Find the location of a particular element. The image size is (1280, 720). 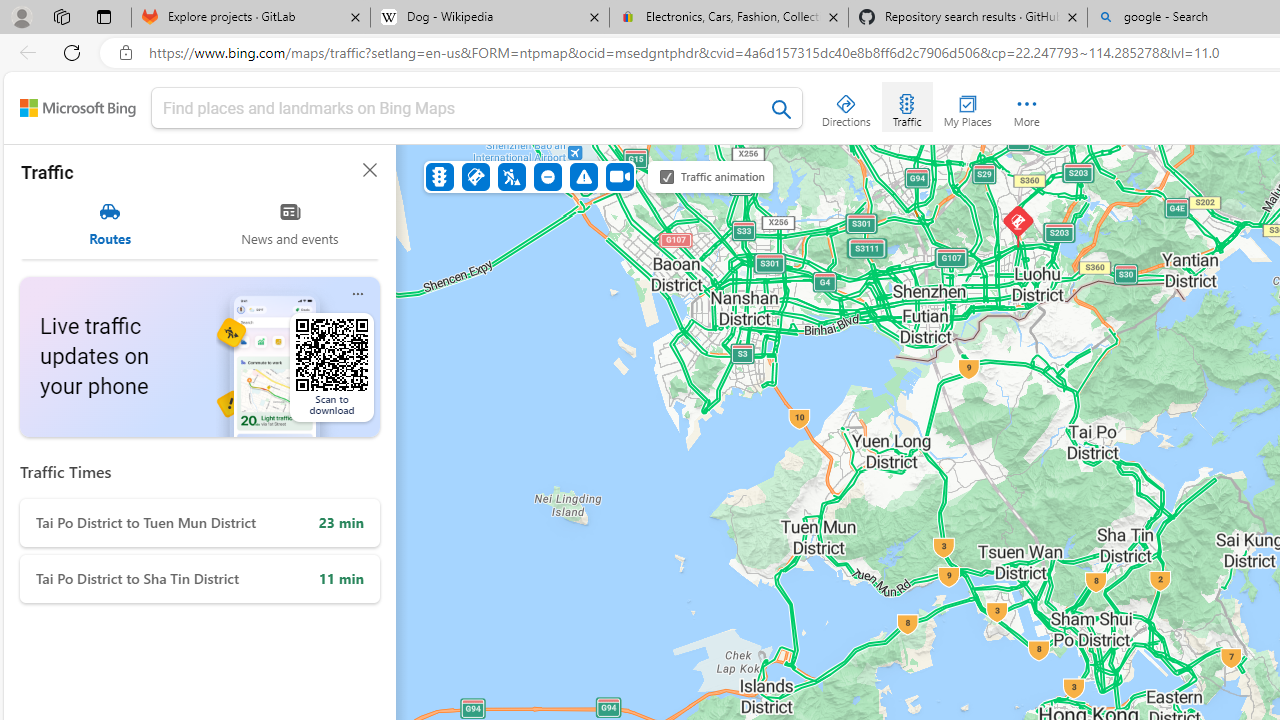

'Class: sbElement' is located at coordinates (78, 108).